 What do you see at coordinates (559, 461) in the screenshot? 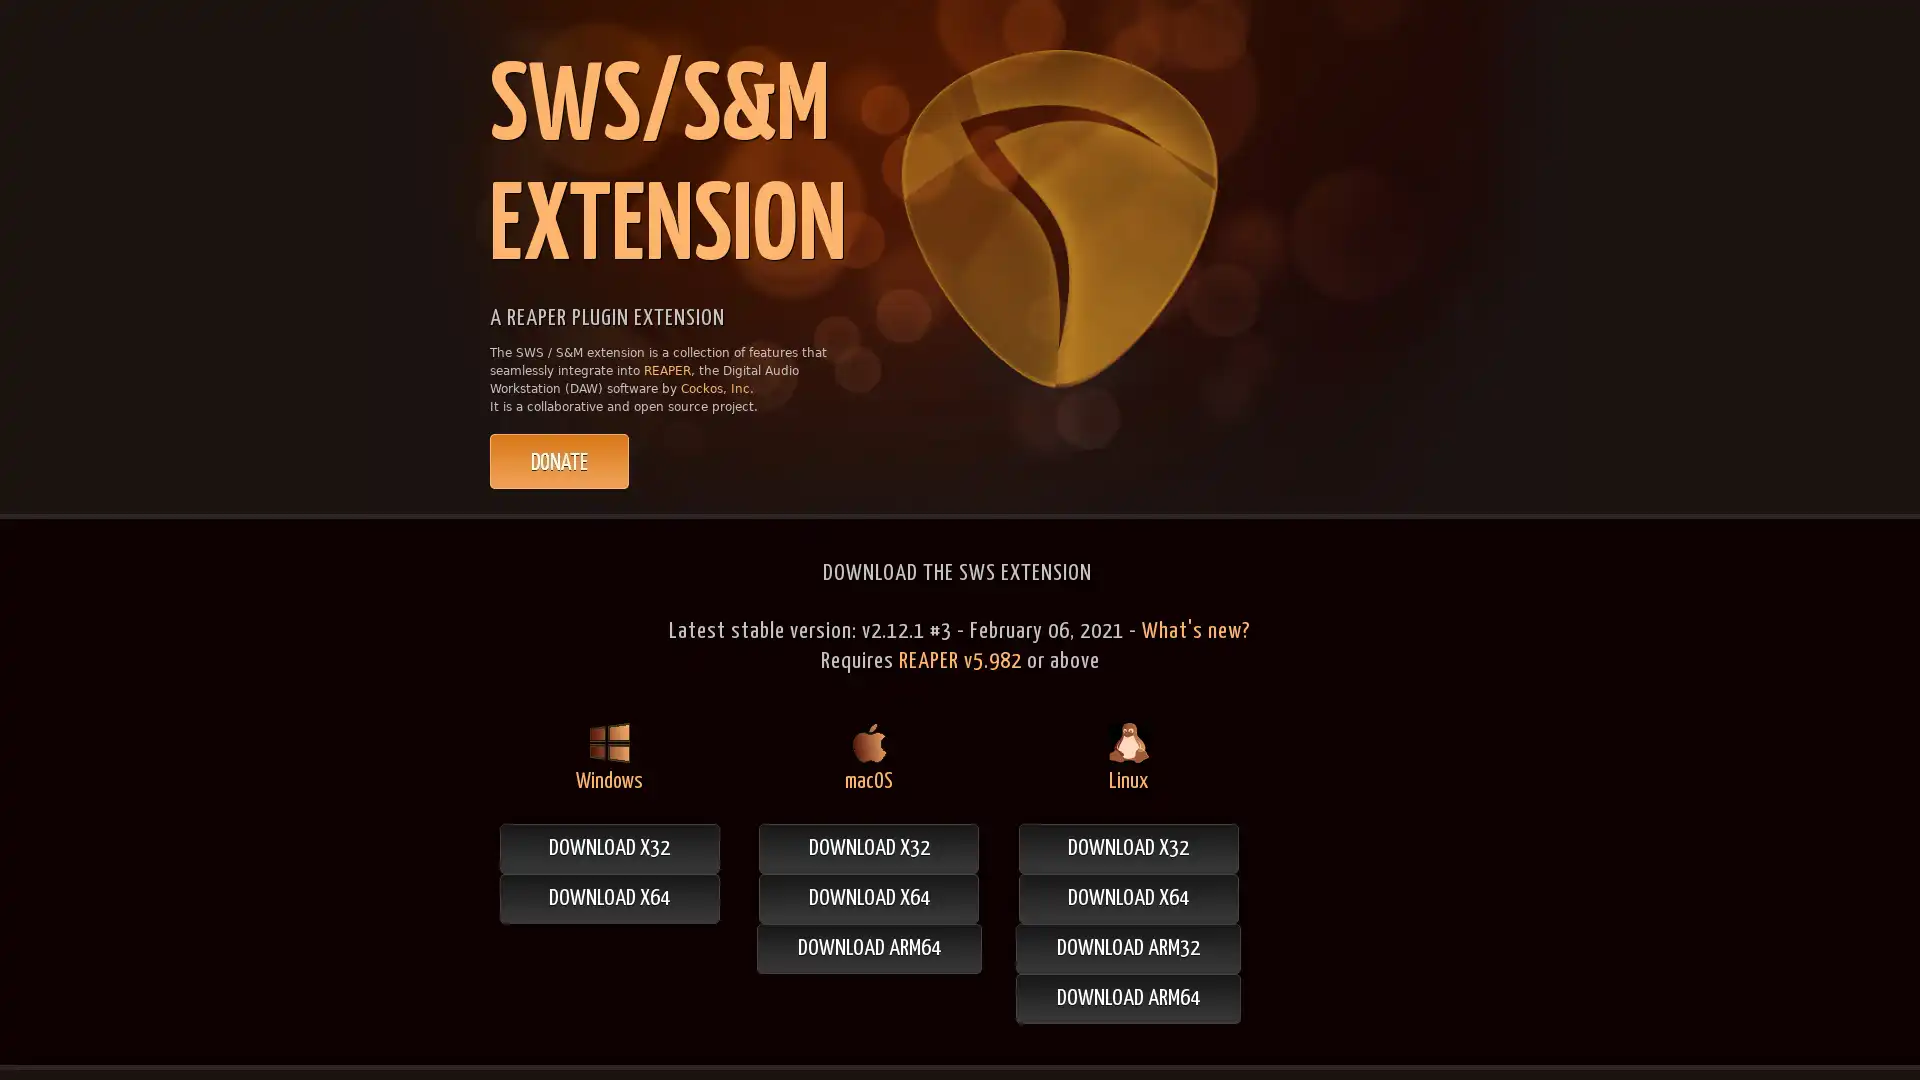
I see `PayPal` at bounding box center [559, 461].